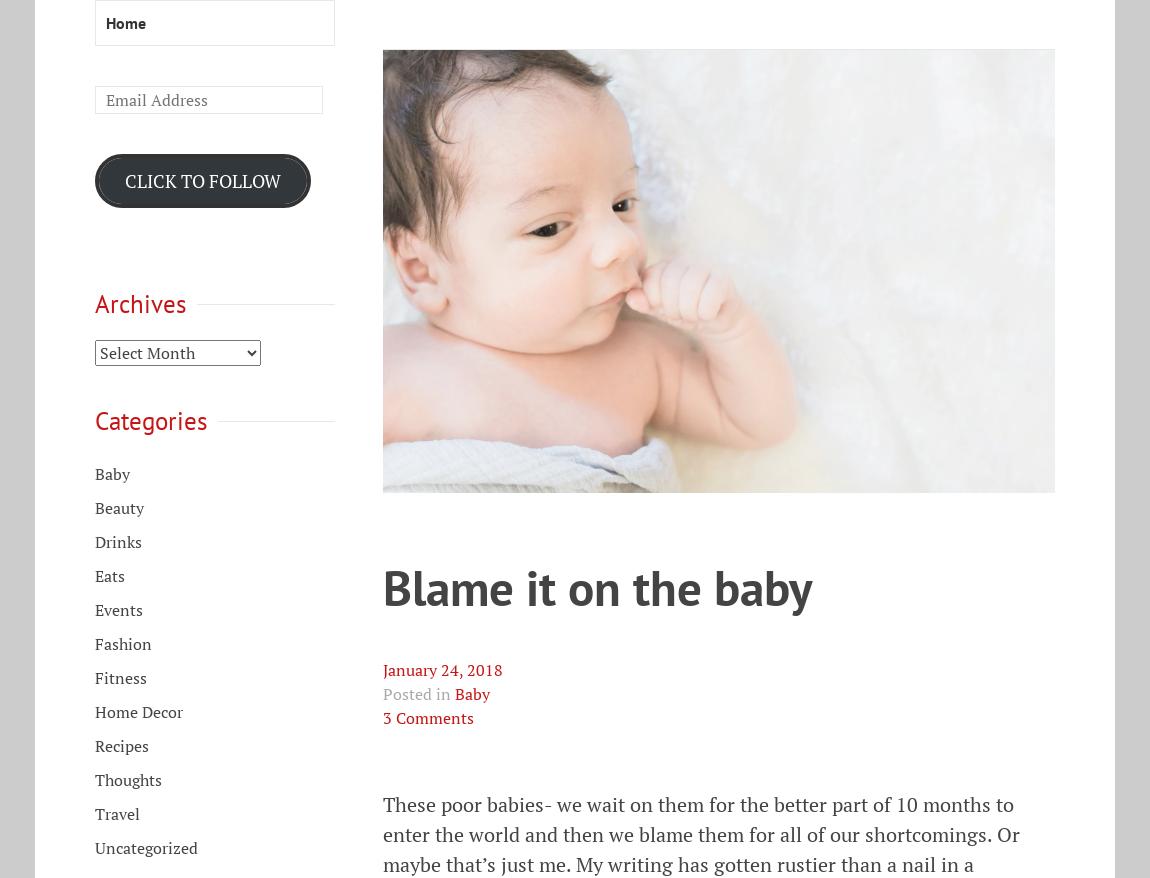 This screenshot has height=878, width=1150. What do you see at coordinates (93, 540) in the screenshot?
I see `'Drinks'` at bounding box center [93, 540].